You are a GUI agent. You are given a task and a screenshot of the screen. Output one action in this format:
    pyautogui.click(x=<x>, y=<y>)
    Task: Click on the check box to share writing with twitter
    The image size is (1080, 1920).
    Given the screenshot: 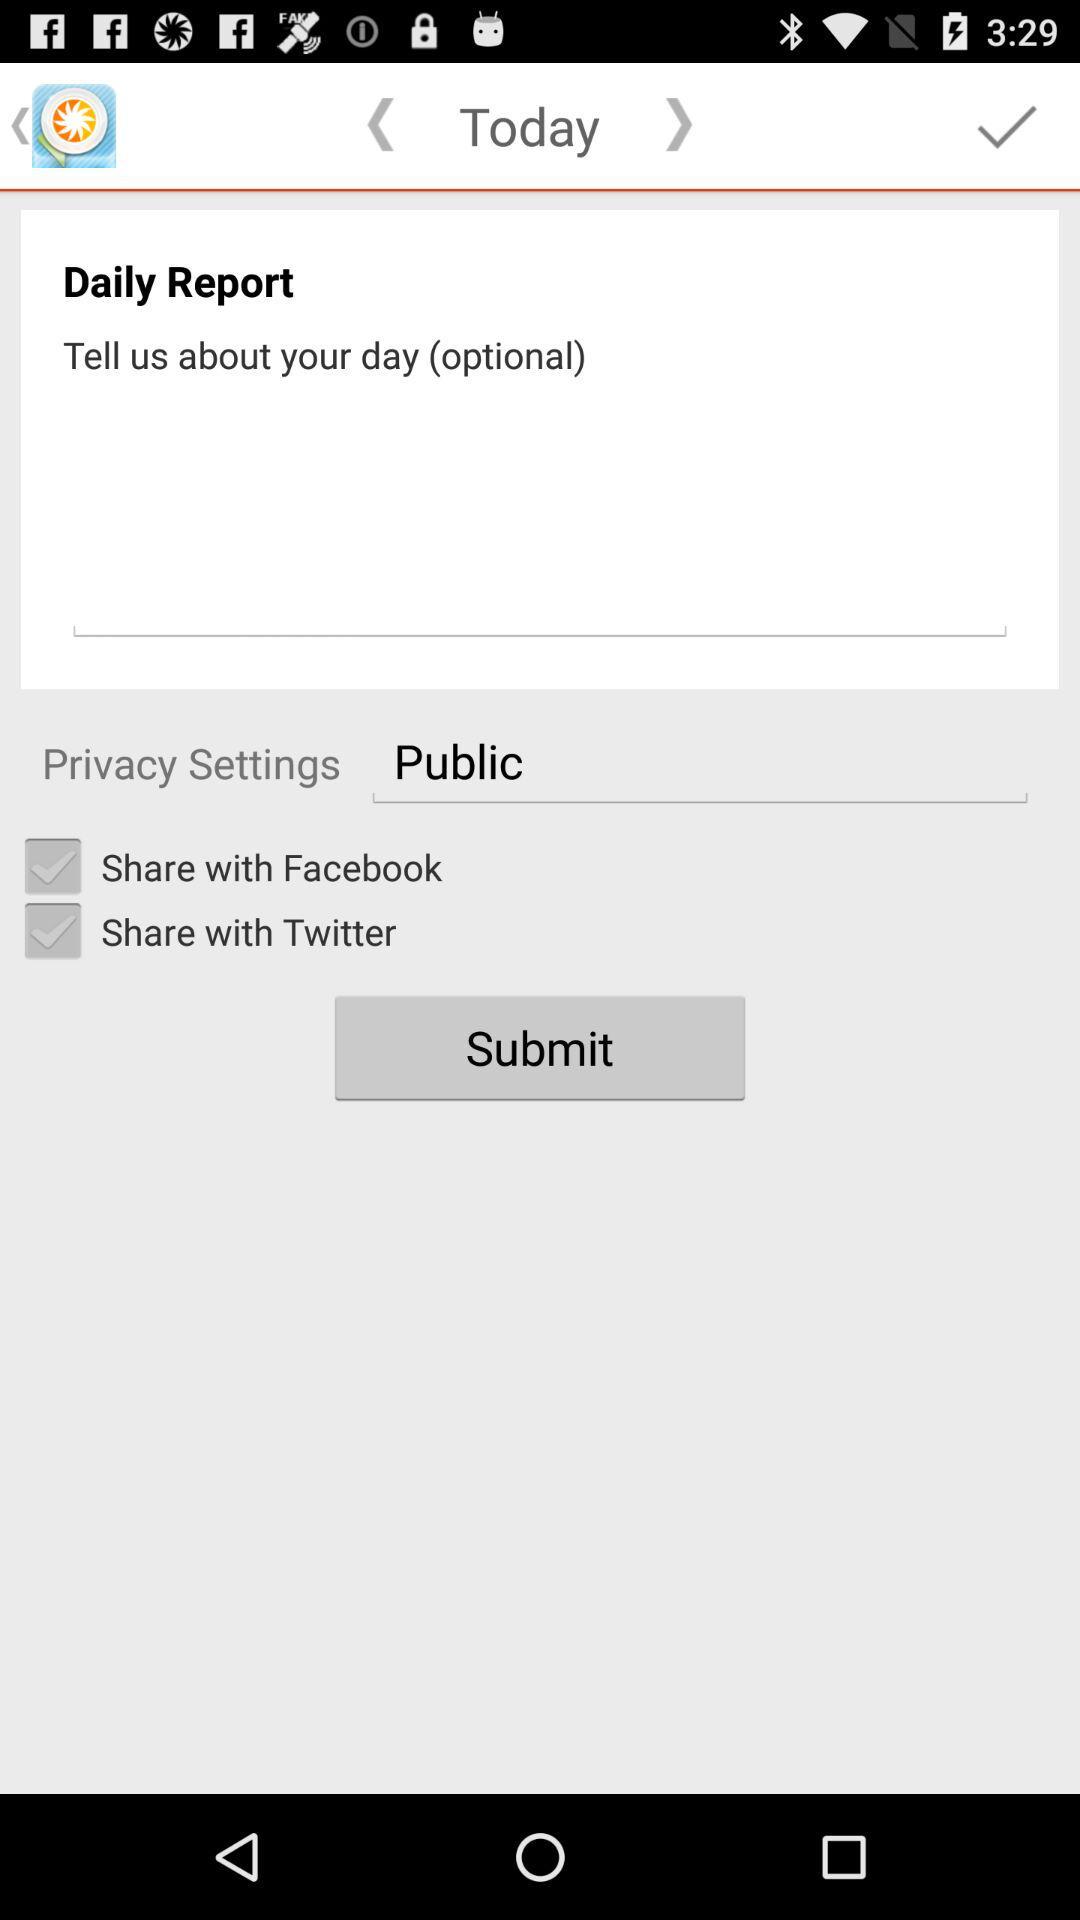 What is the action you would take?
    pyautogui.click(x=52, y=930)
    